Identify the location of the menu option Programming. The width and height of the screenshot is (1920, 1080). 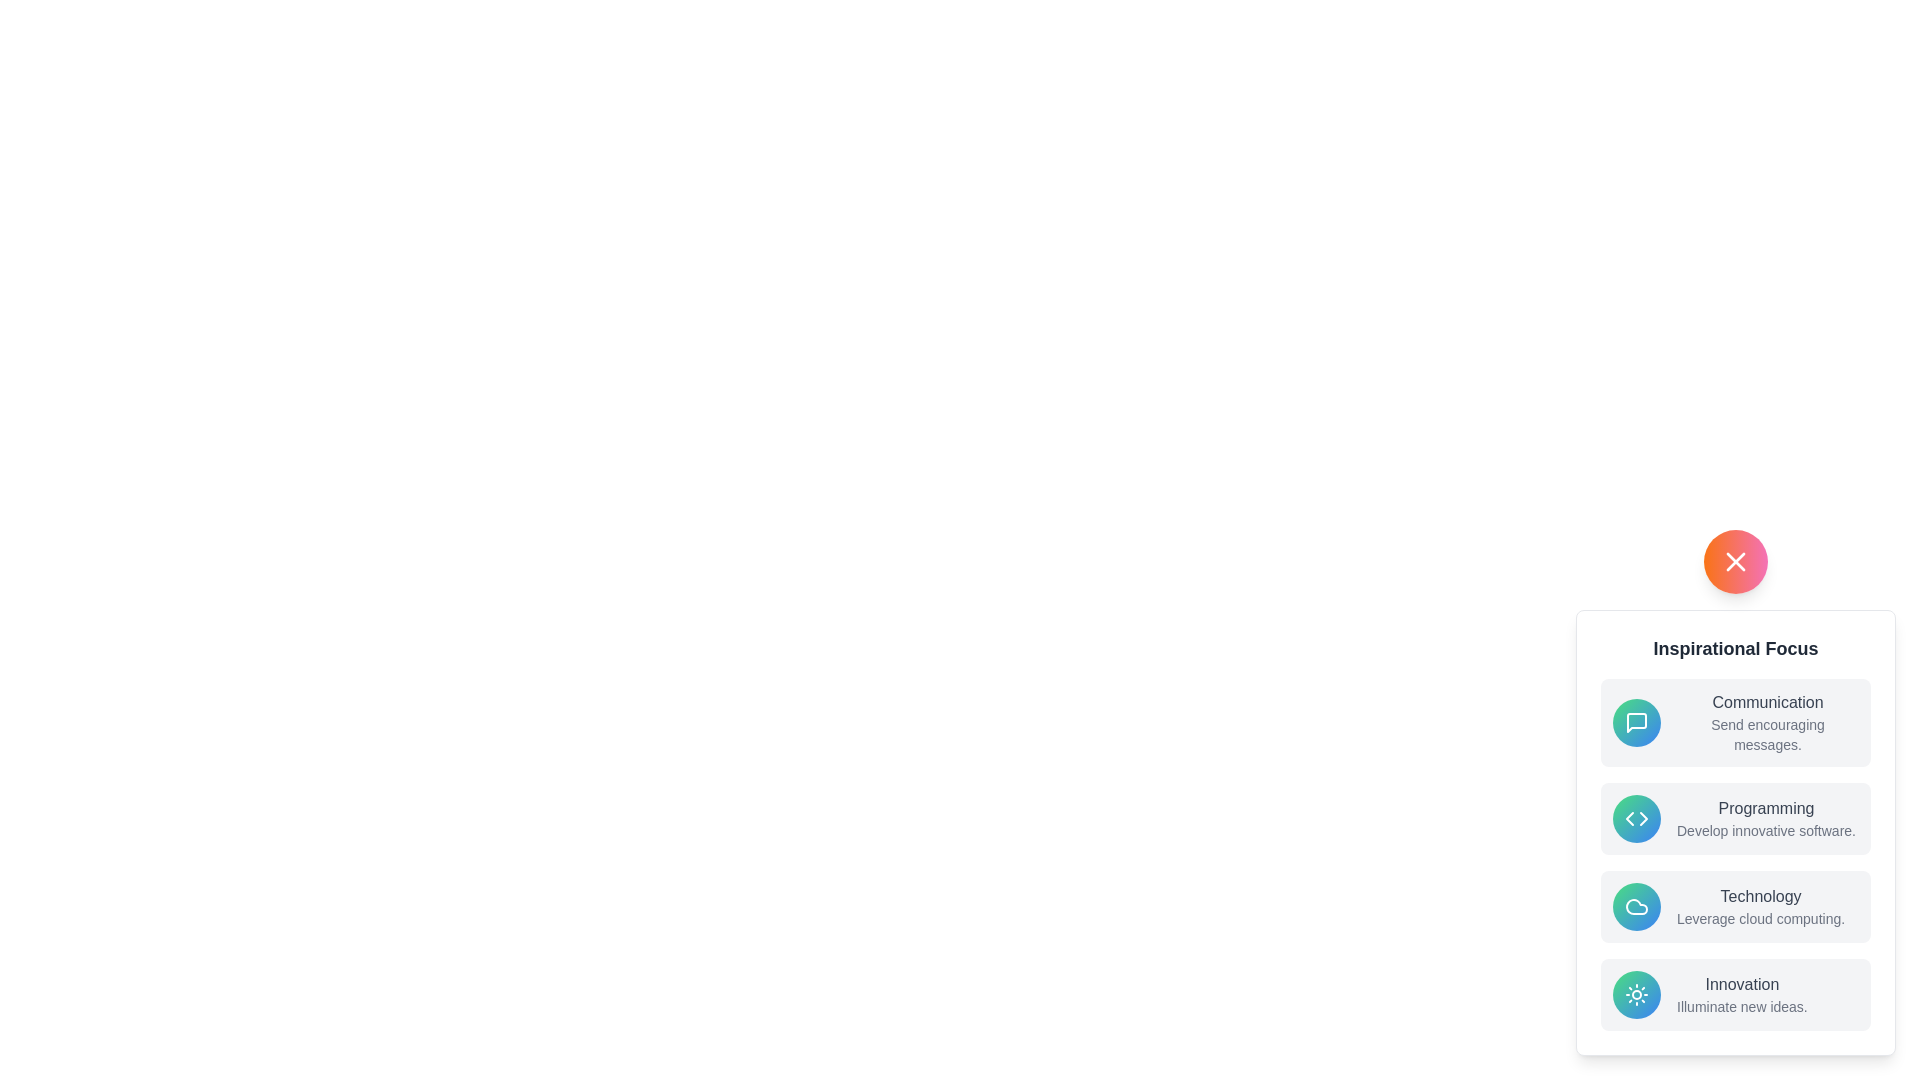
(1735, 818).